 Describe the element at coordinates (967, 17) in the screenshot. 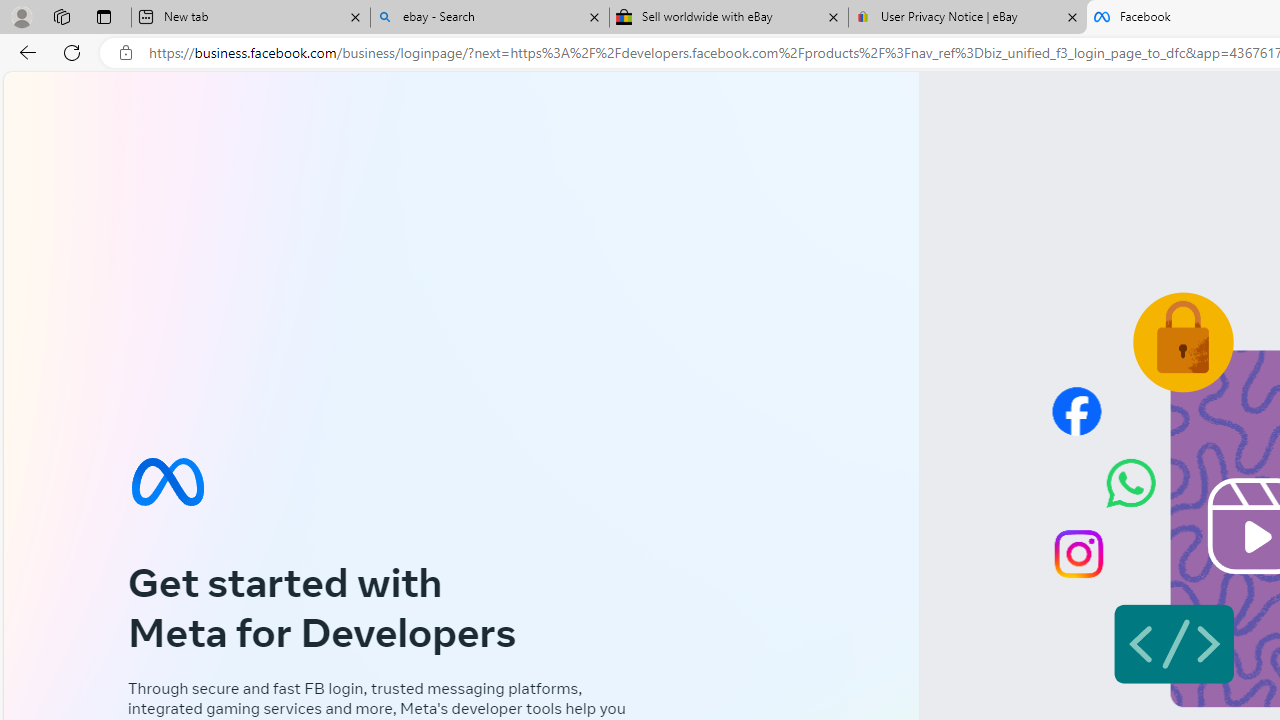

I see `'User Privacy Notice | eBay'` at that location.